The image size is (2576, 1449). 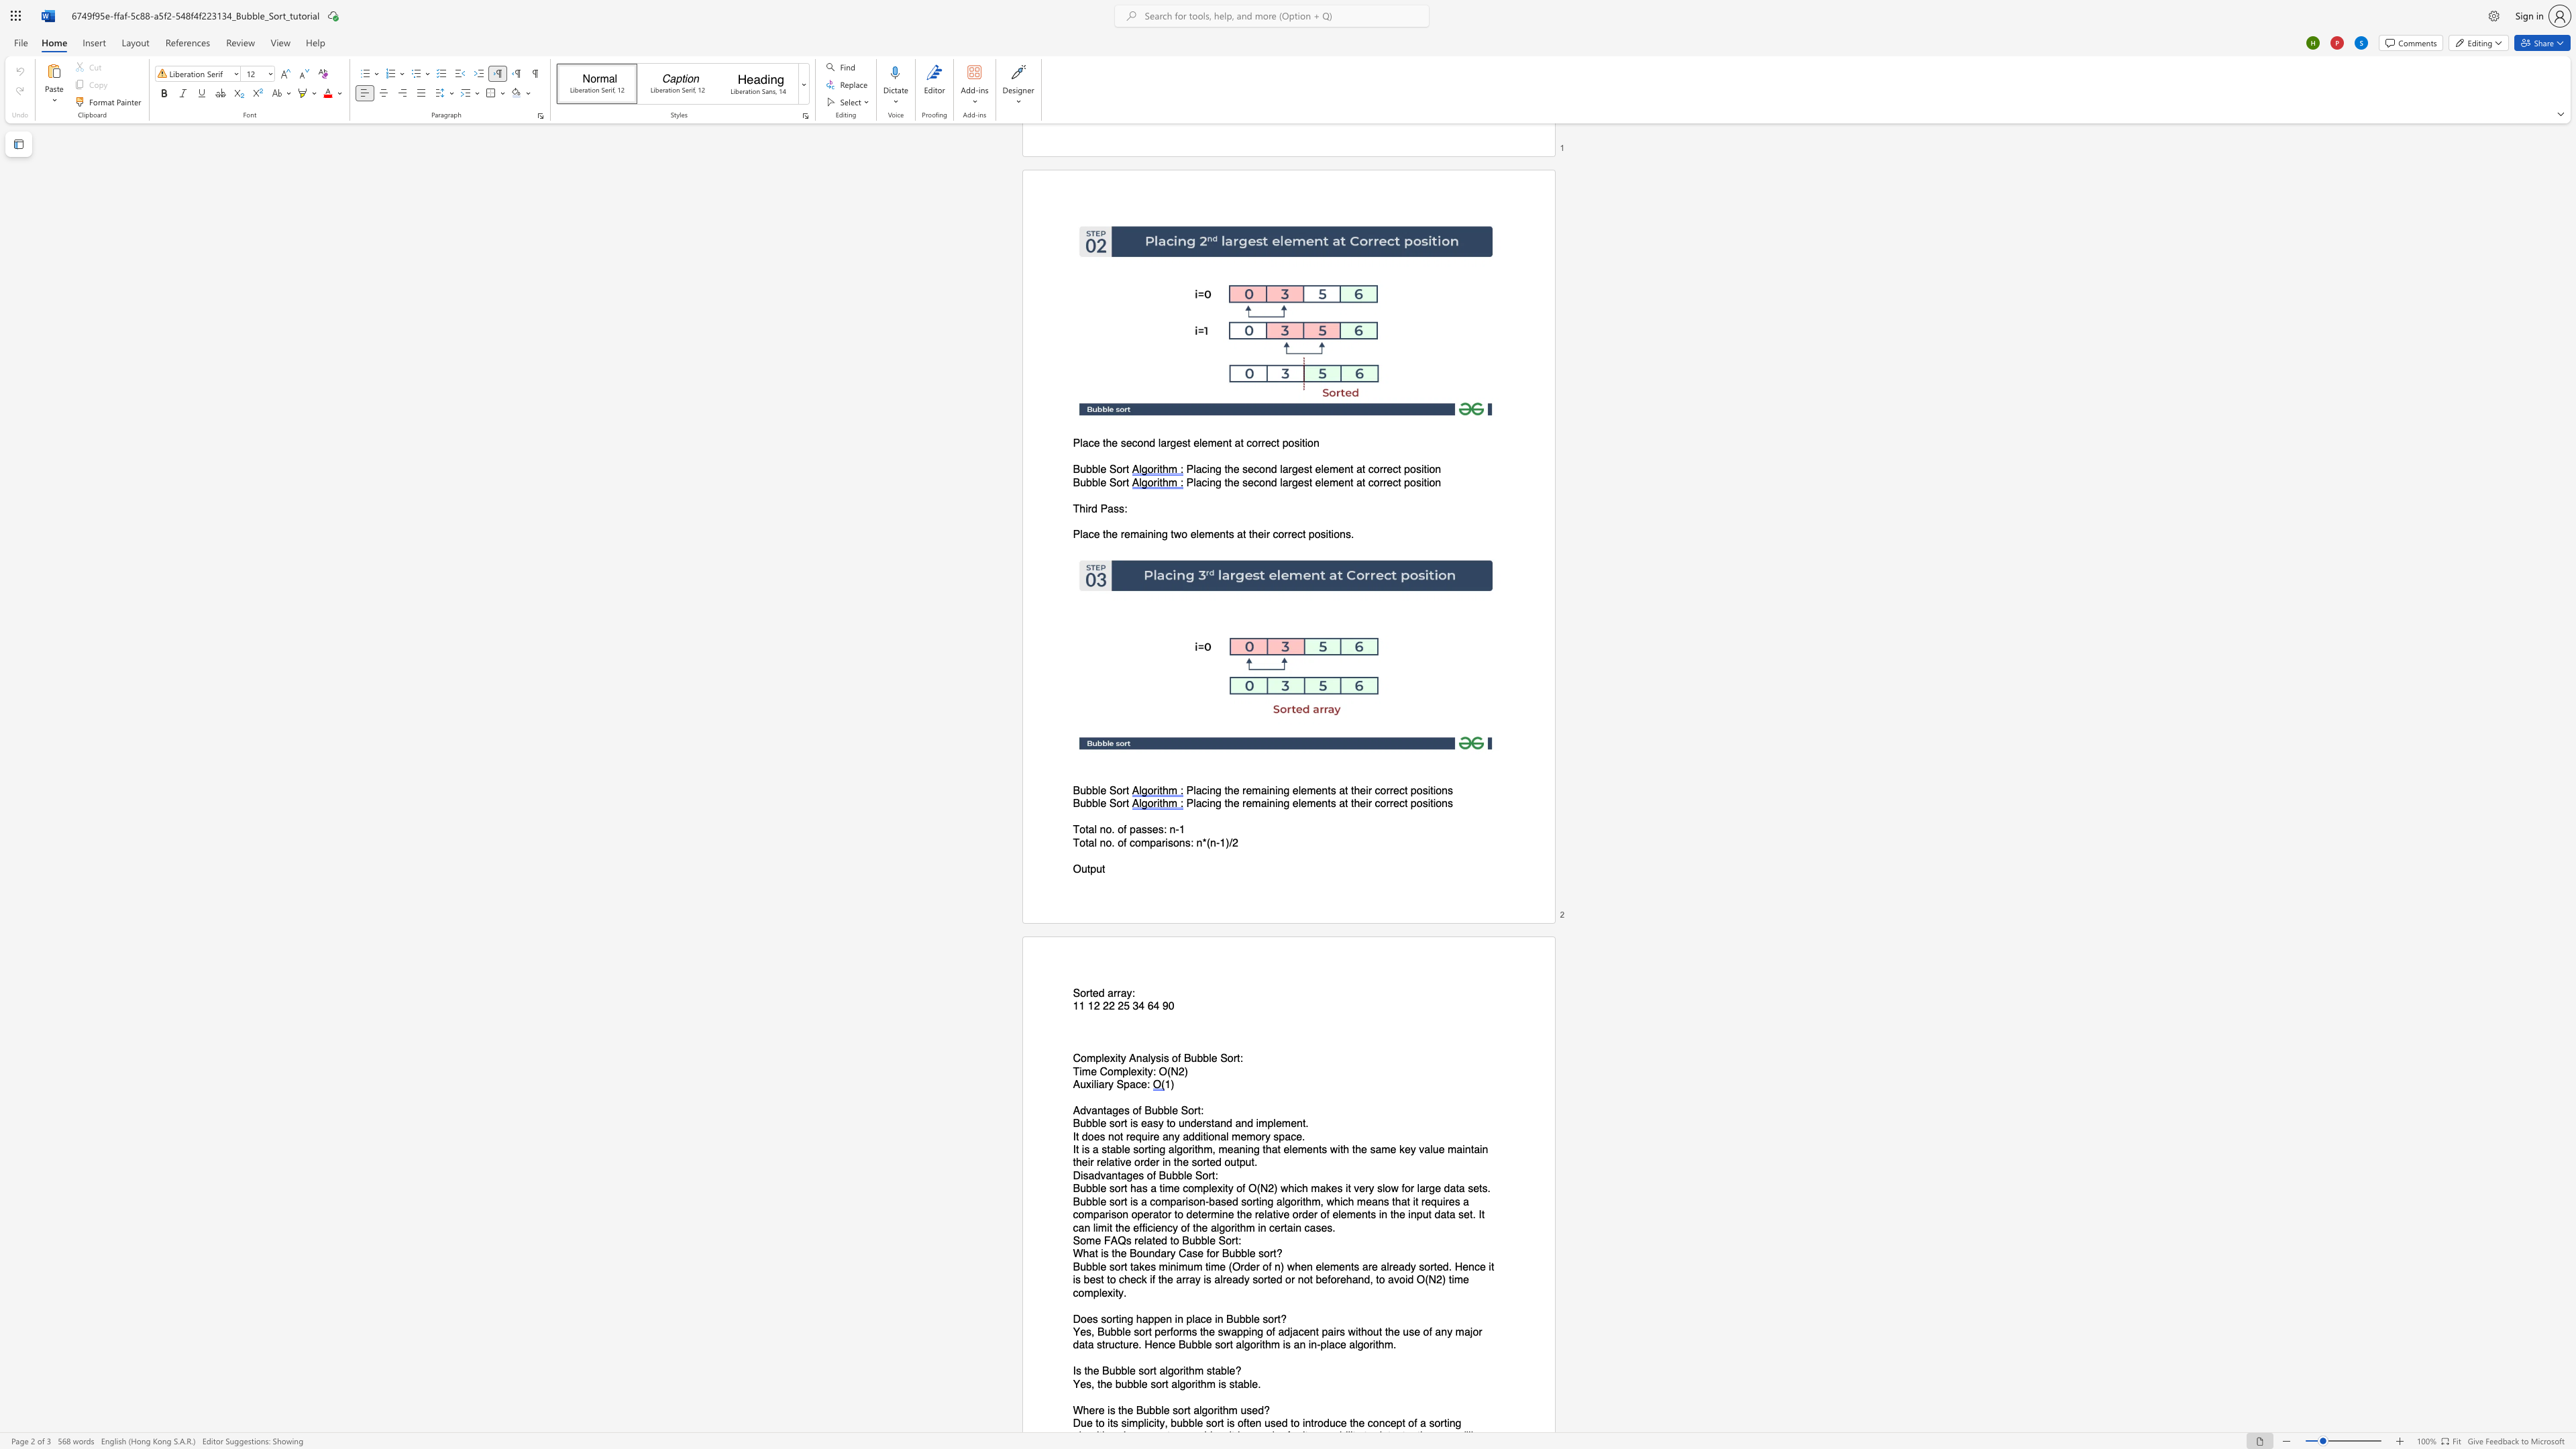 I want to click on the space between the continuous character "a" and "d" in the text, so click(x=1188, y=1136).